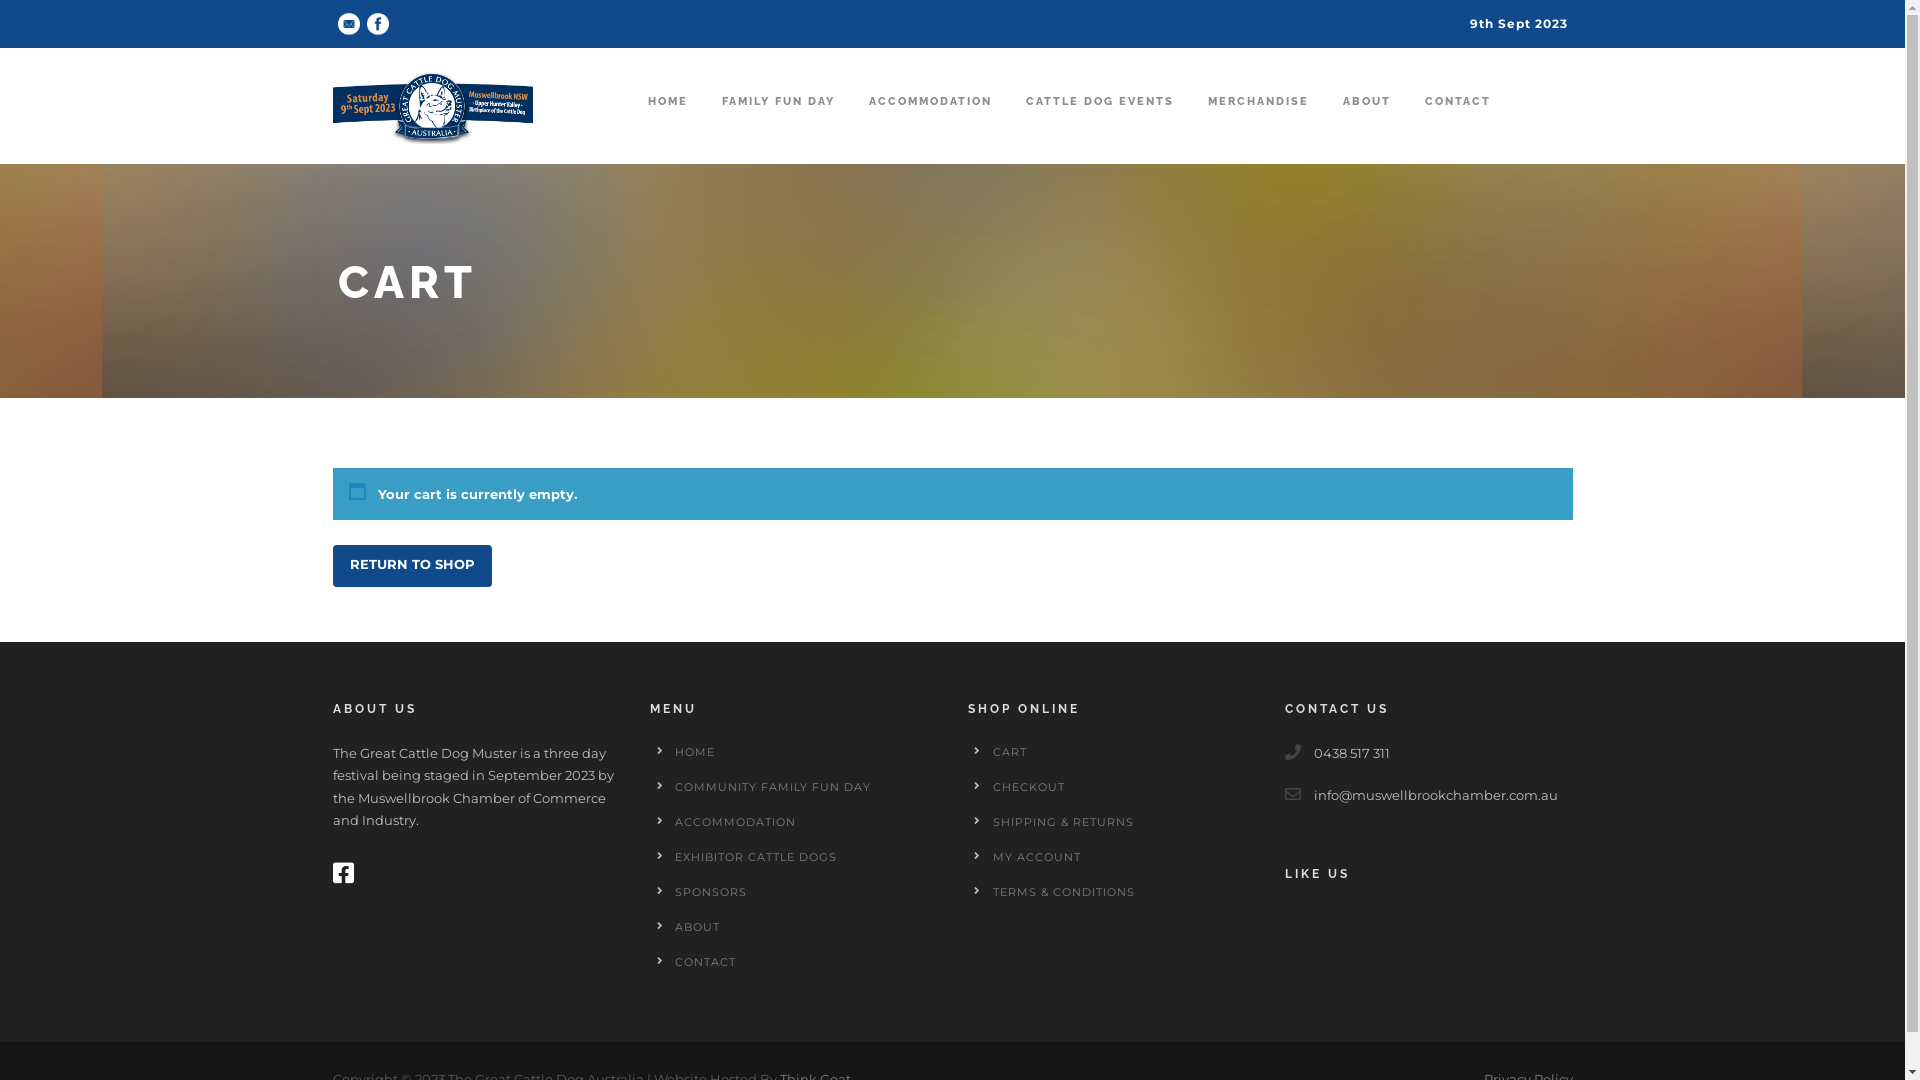  What do you see at coordinates (1027, 785) in the screenshot?
I see `'CHECKOUT'` at bounding box center [1027, 785].